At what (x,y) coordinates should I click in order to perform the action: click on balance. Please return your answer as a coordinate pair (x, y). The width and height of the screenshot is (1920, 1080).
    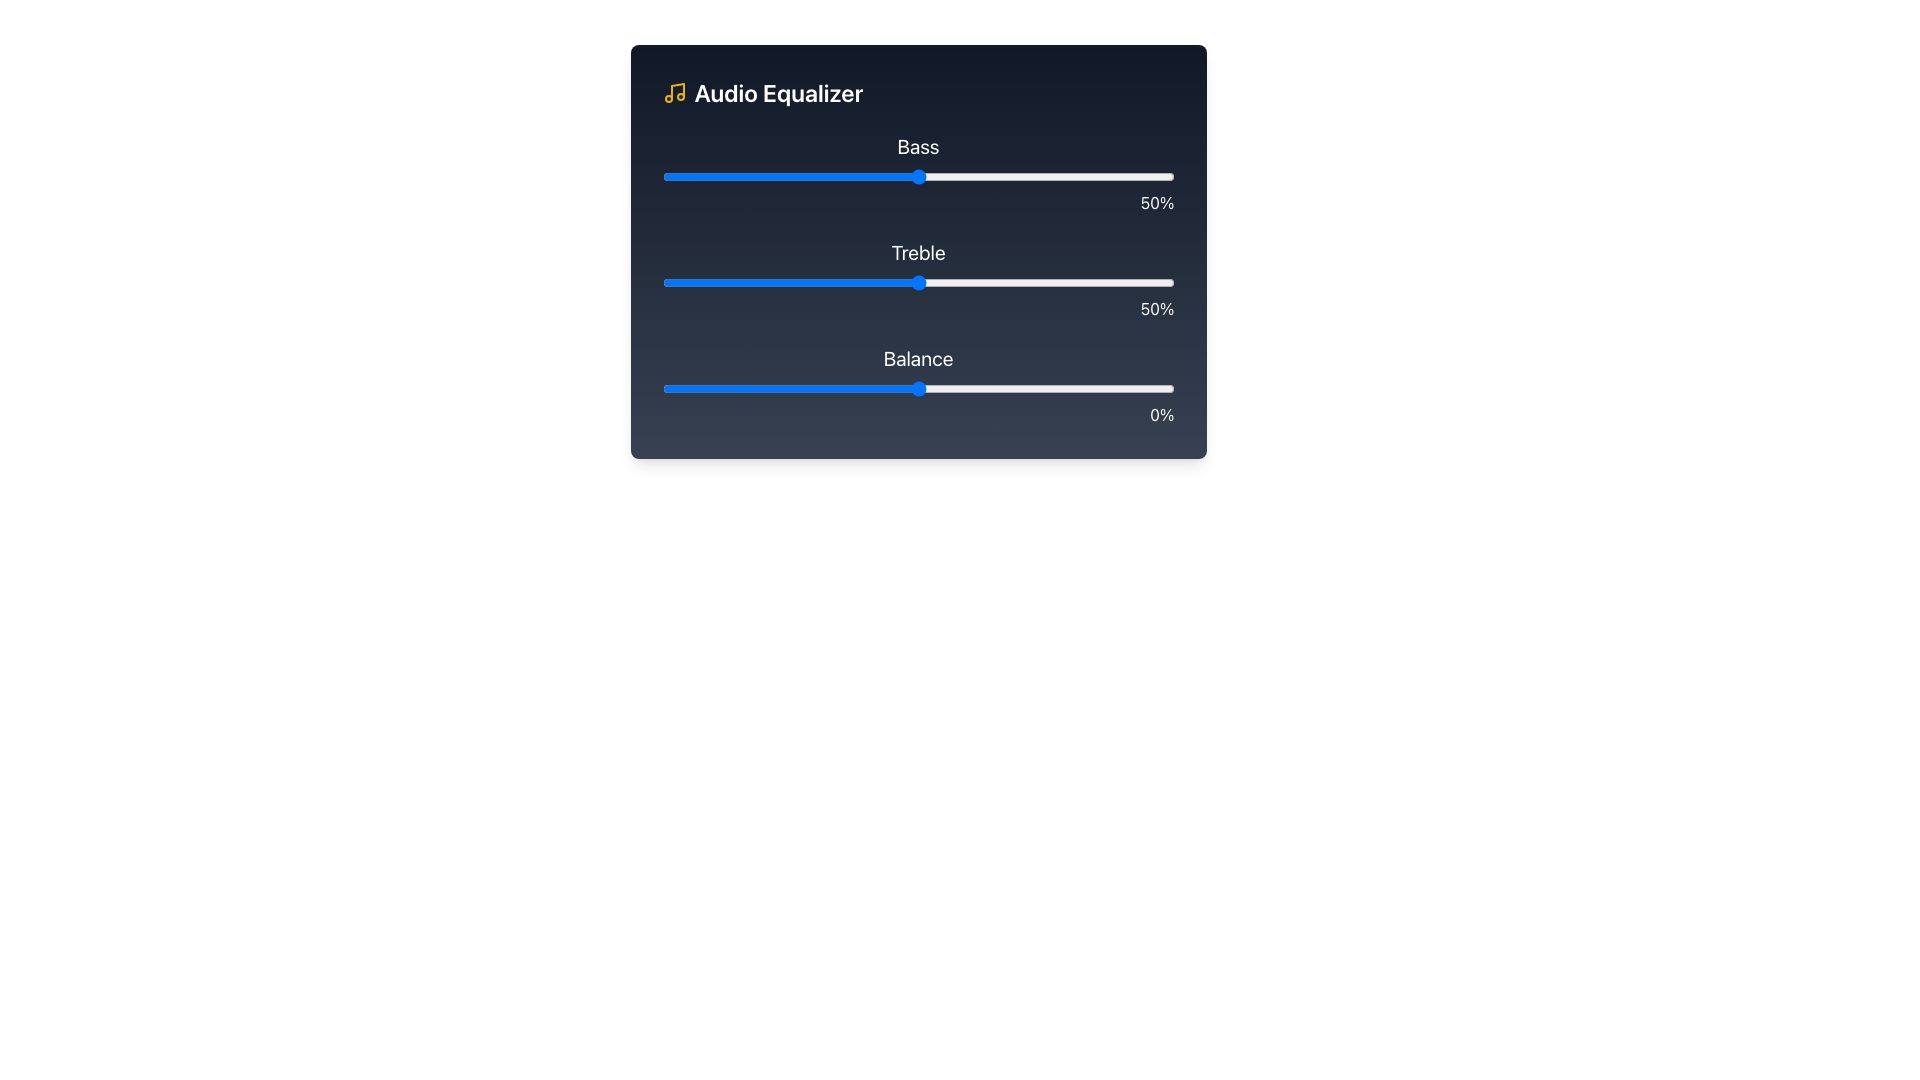
    Looking at the image, I should click on (779, 389).